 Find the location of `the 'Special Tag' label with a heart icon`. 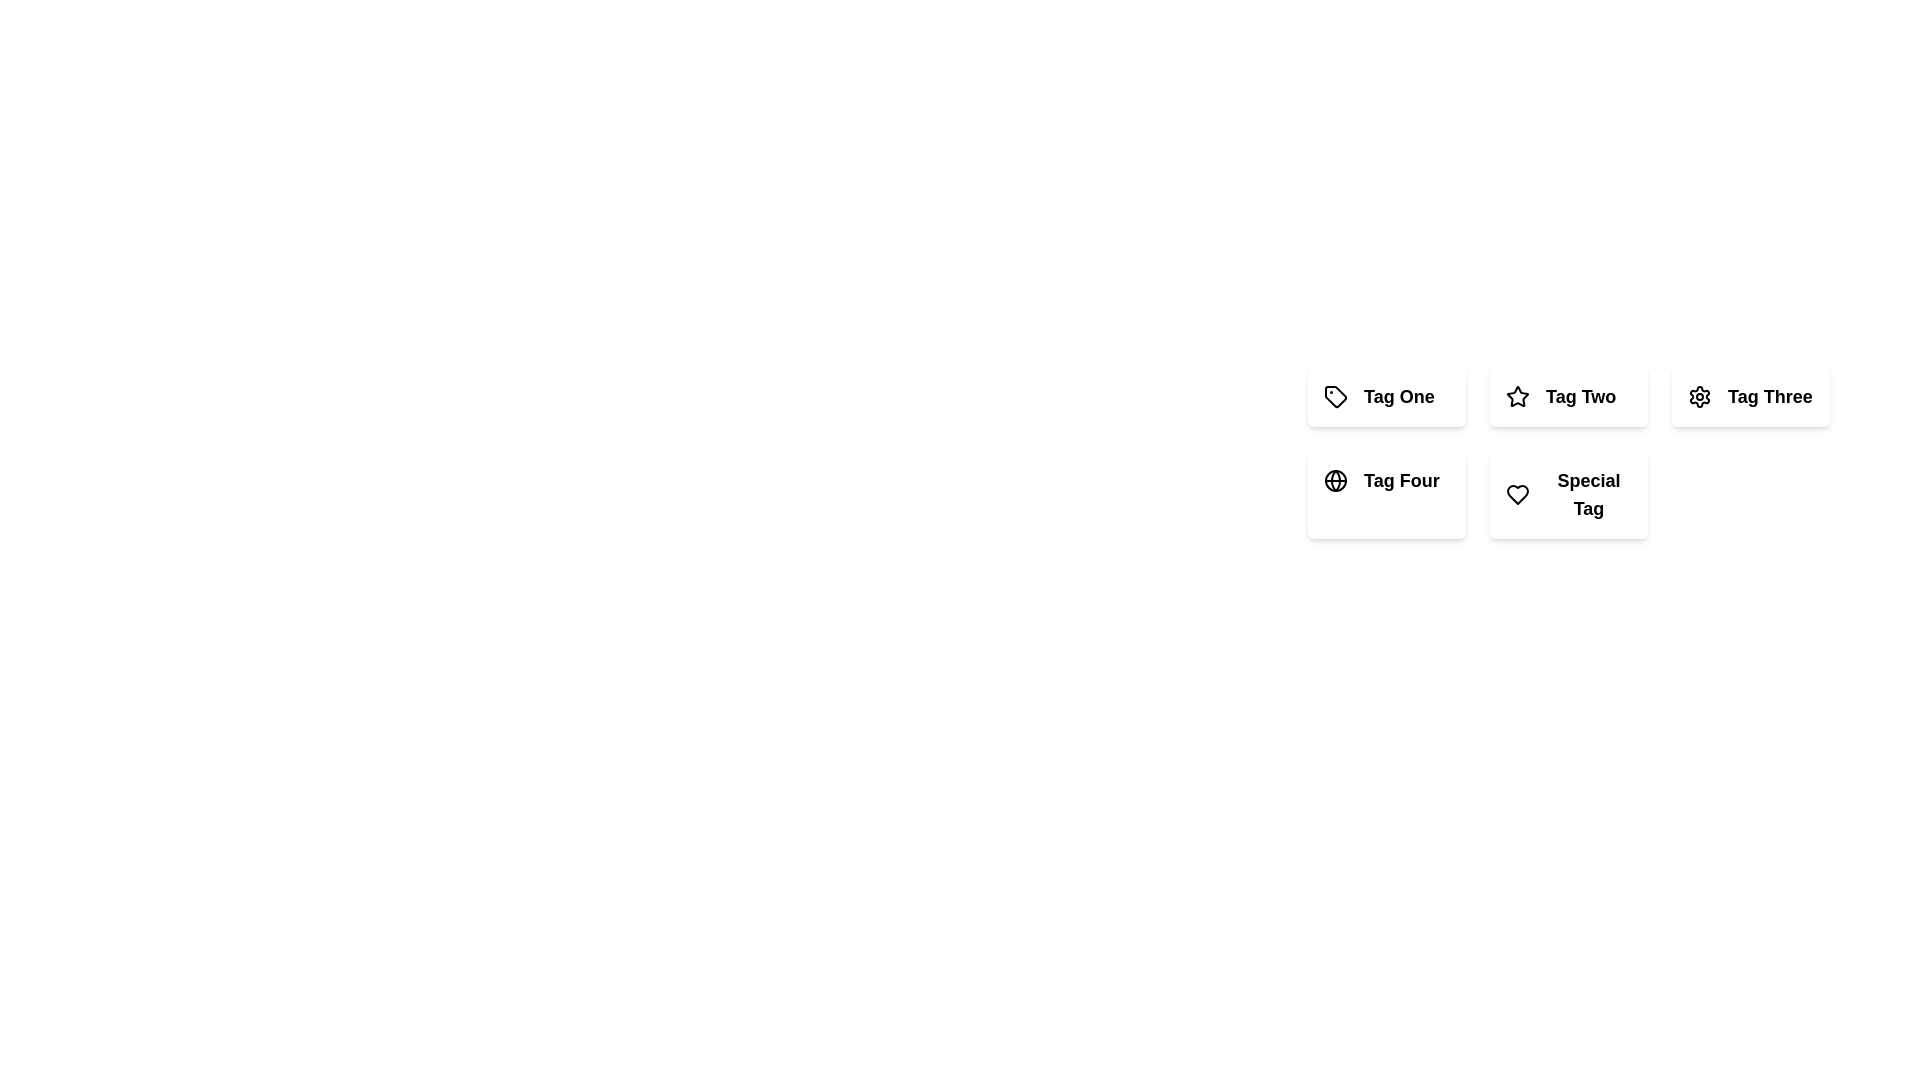

the 'Special Tag' label with a heart icon is located at coordinates (1568, 494).